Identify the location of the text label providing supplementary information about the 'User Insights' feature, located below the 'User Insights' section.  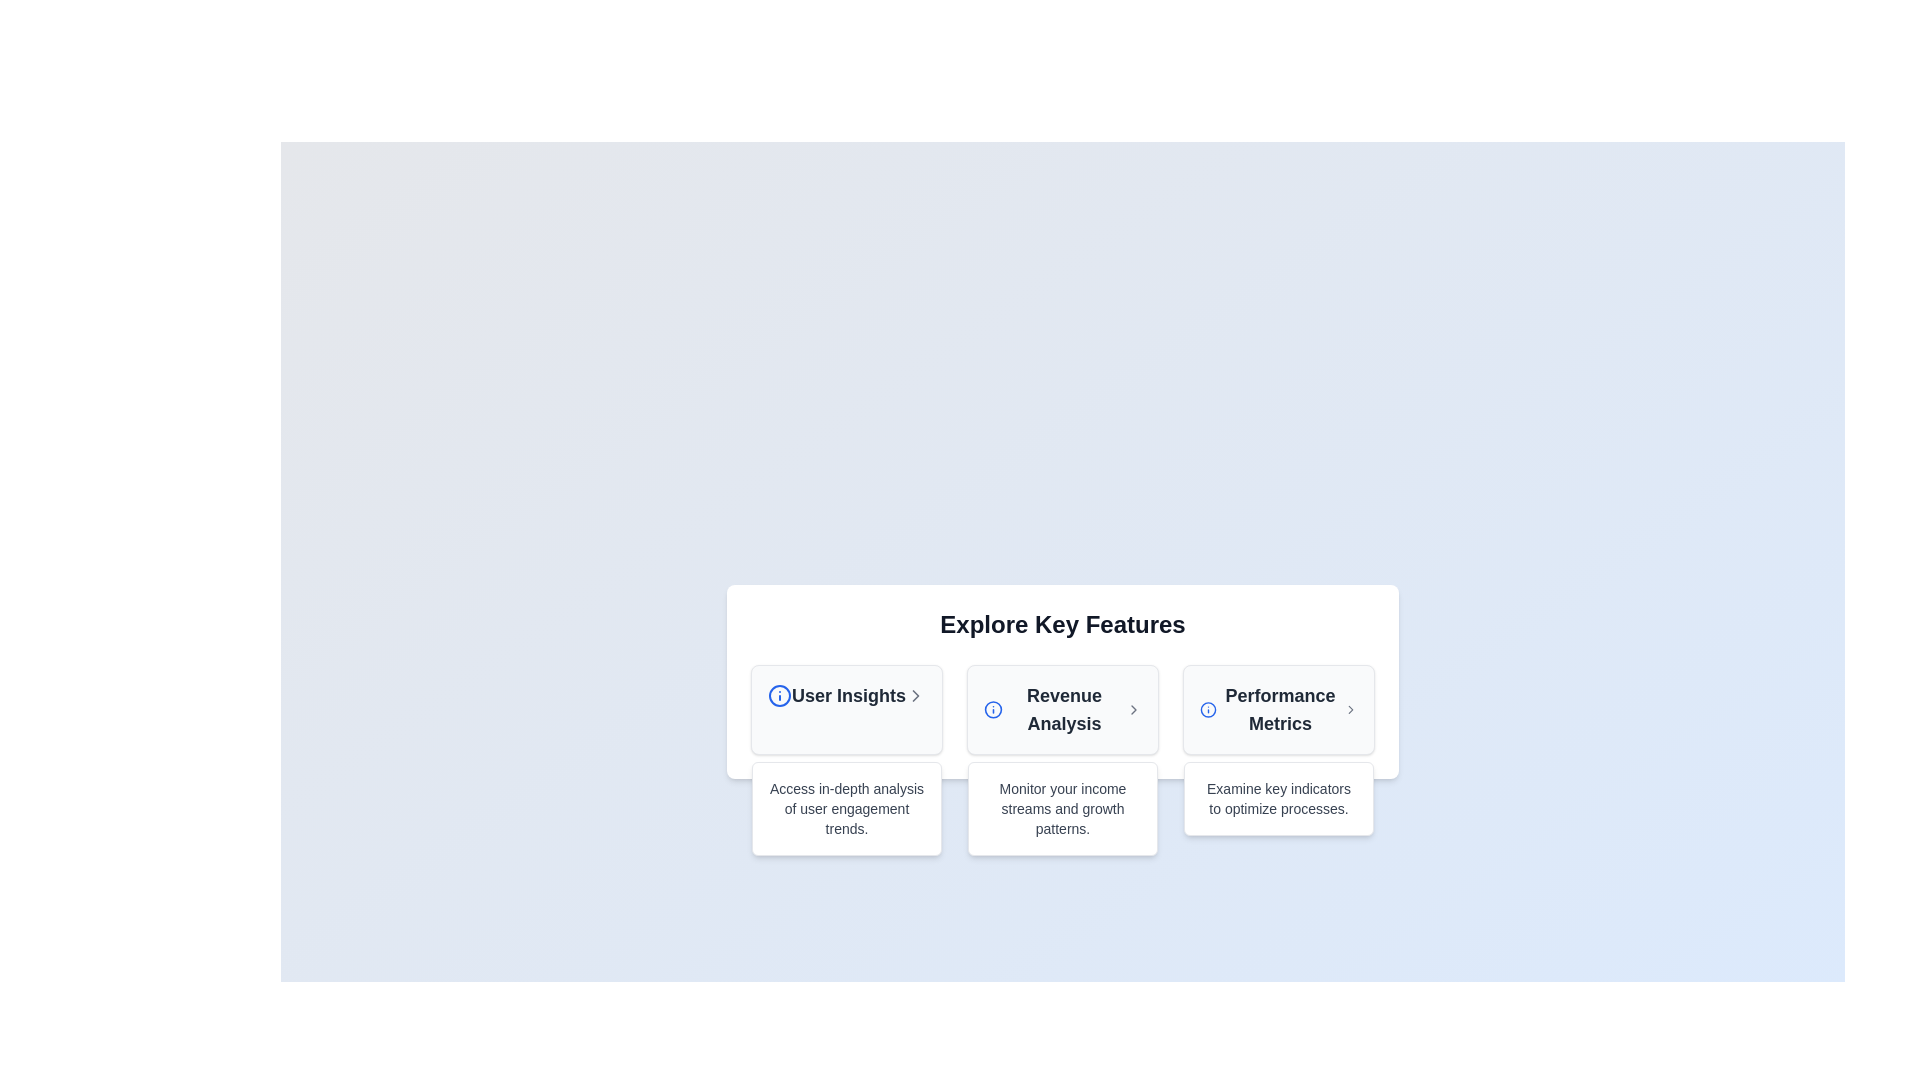
(846, 808).